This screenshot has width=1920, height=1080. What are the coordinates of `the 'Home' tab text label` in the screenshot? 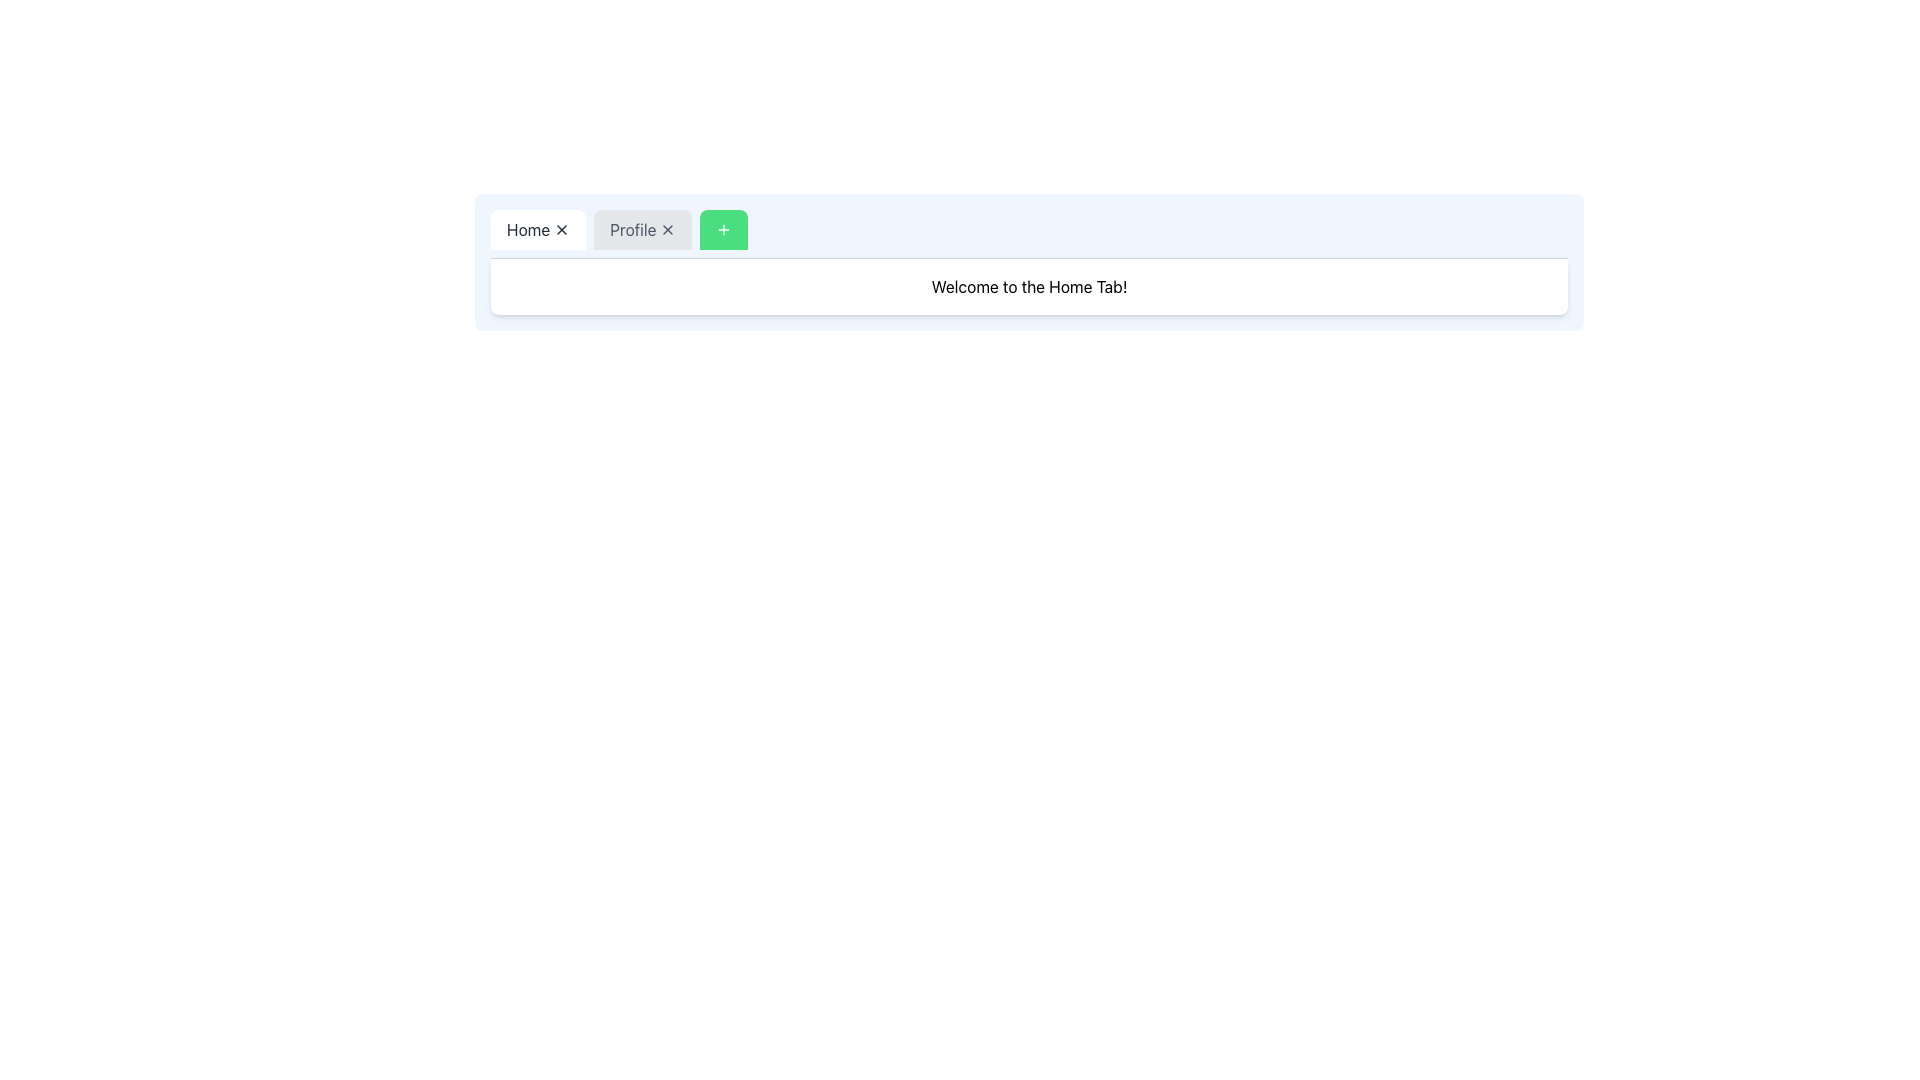 It's located at (528, 229).